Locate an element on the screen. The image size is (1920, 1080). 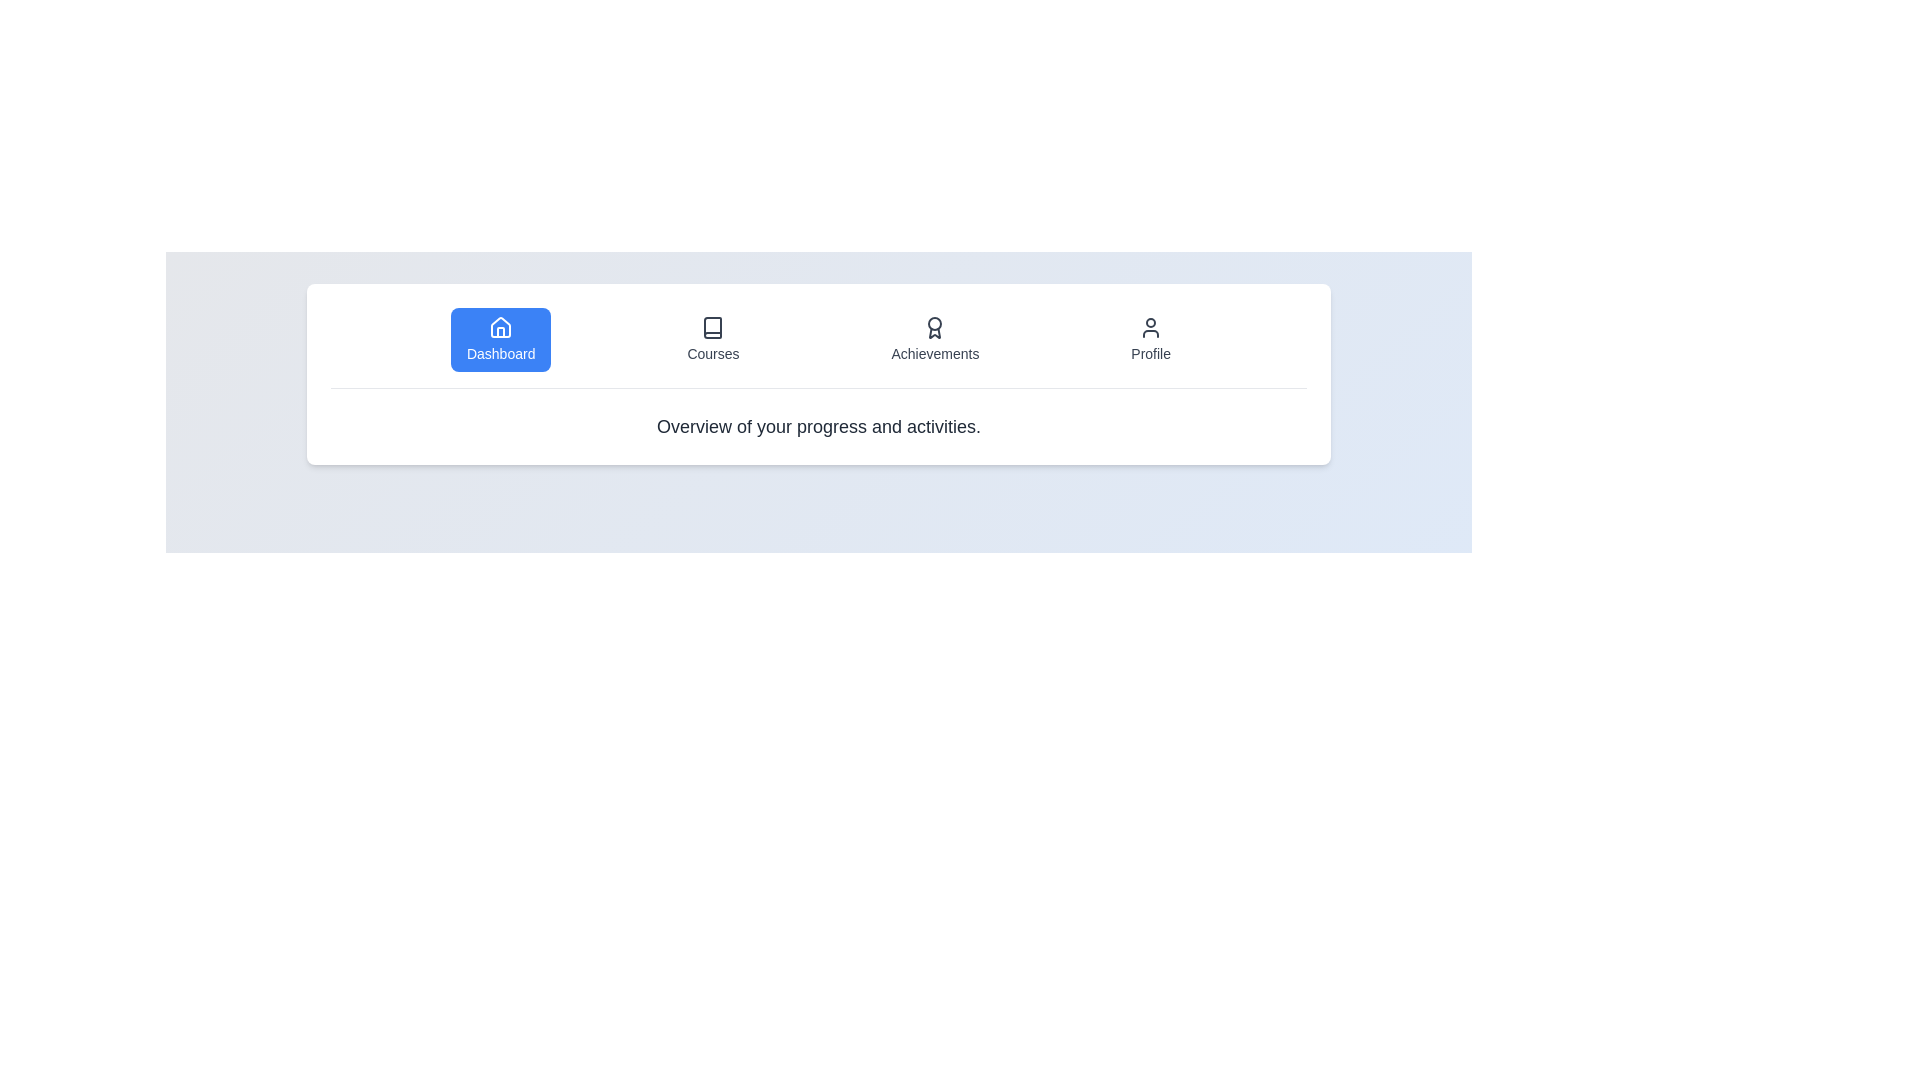
the 'Dashboard' button, which is a blue rectangular button with rounded corners and a house icon above the text label is located at coordinates (501, 353).